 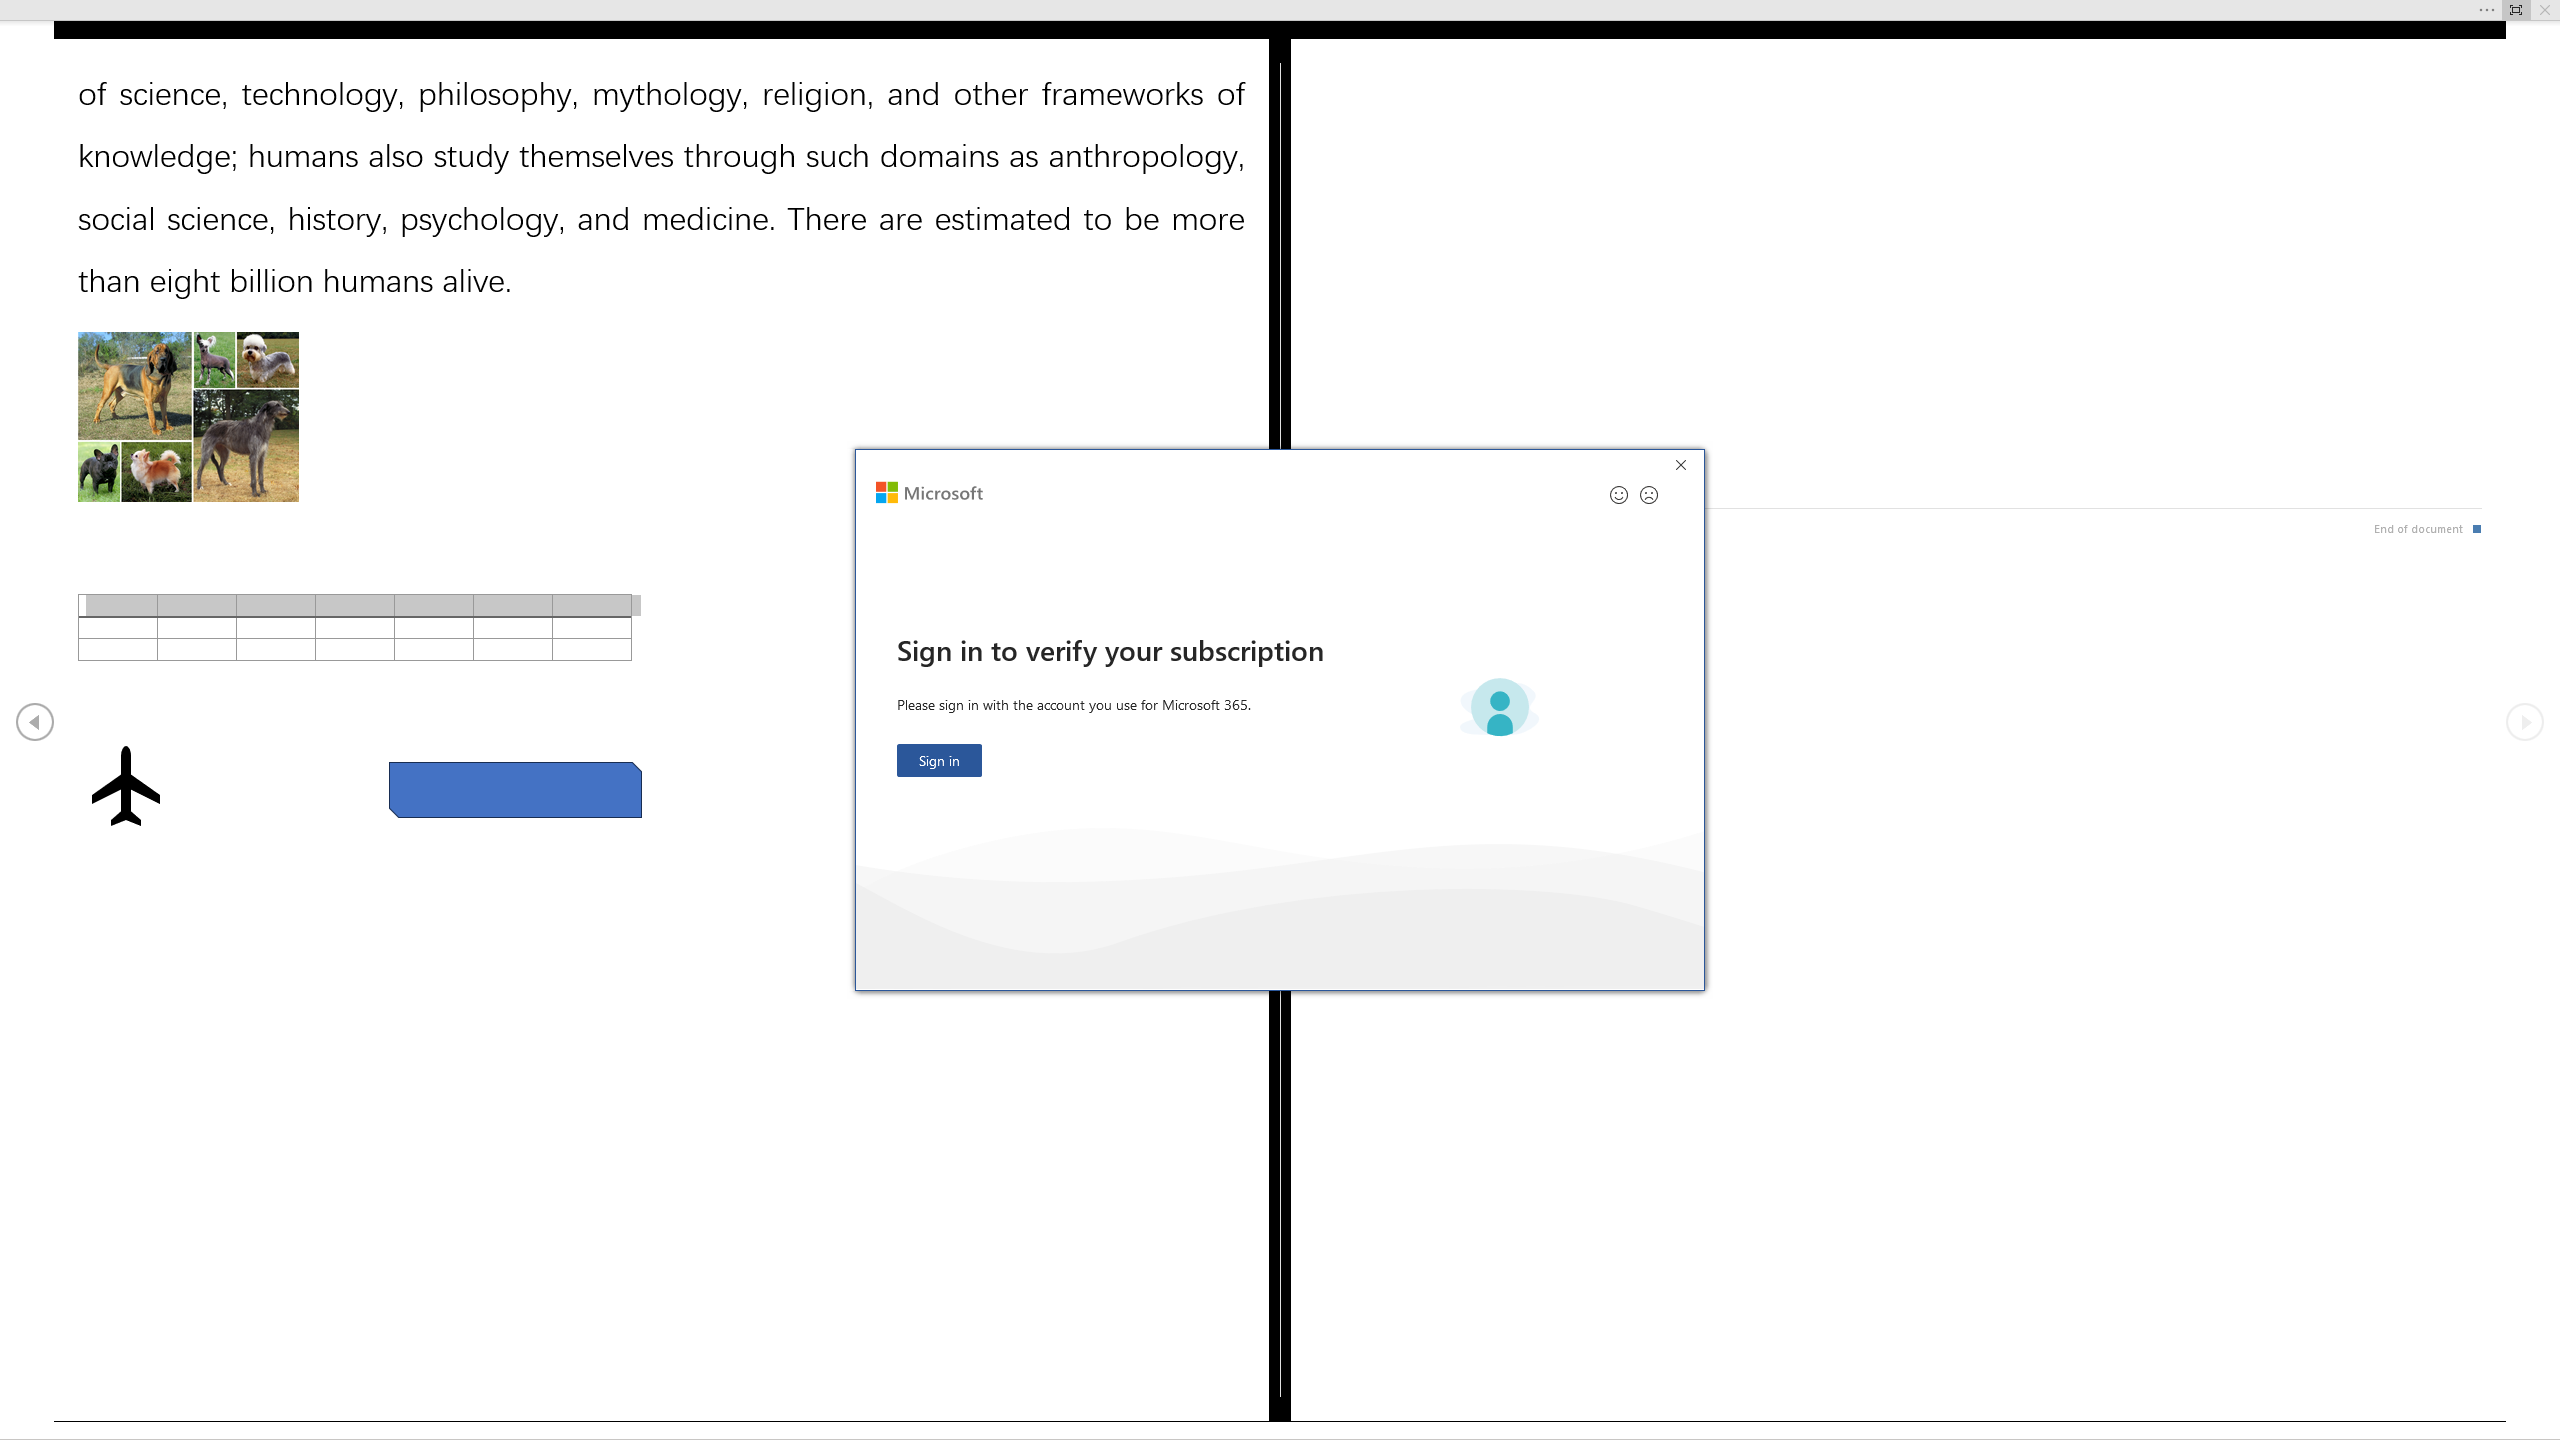 I want to click on 'Morphological variation in six dogs', so click(x=187, y=417).